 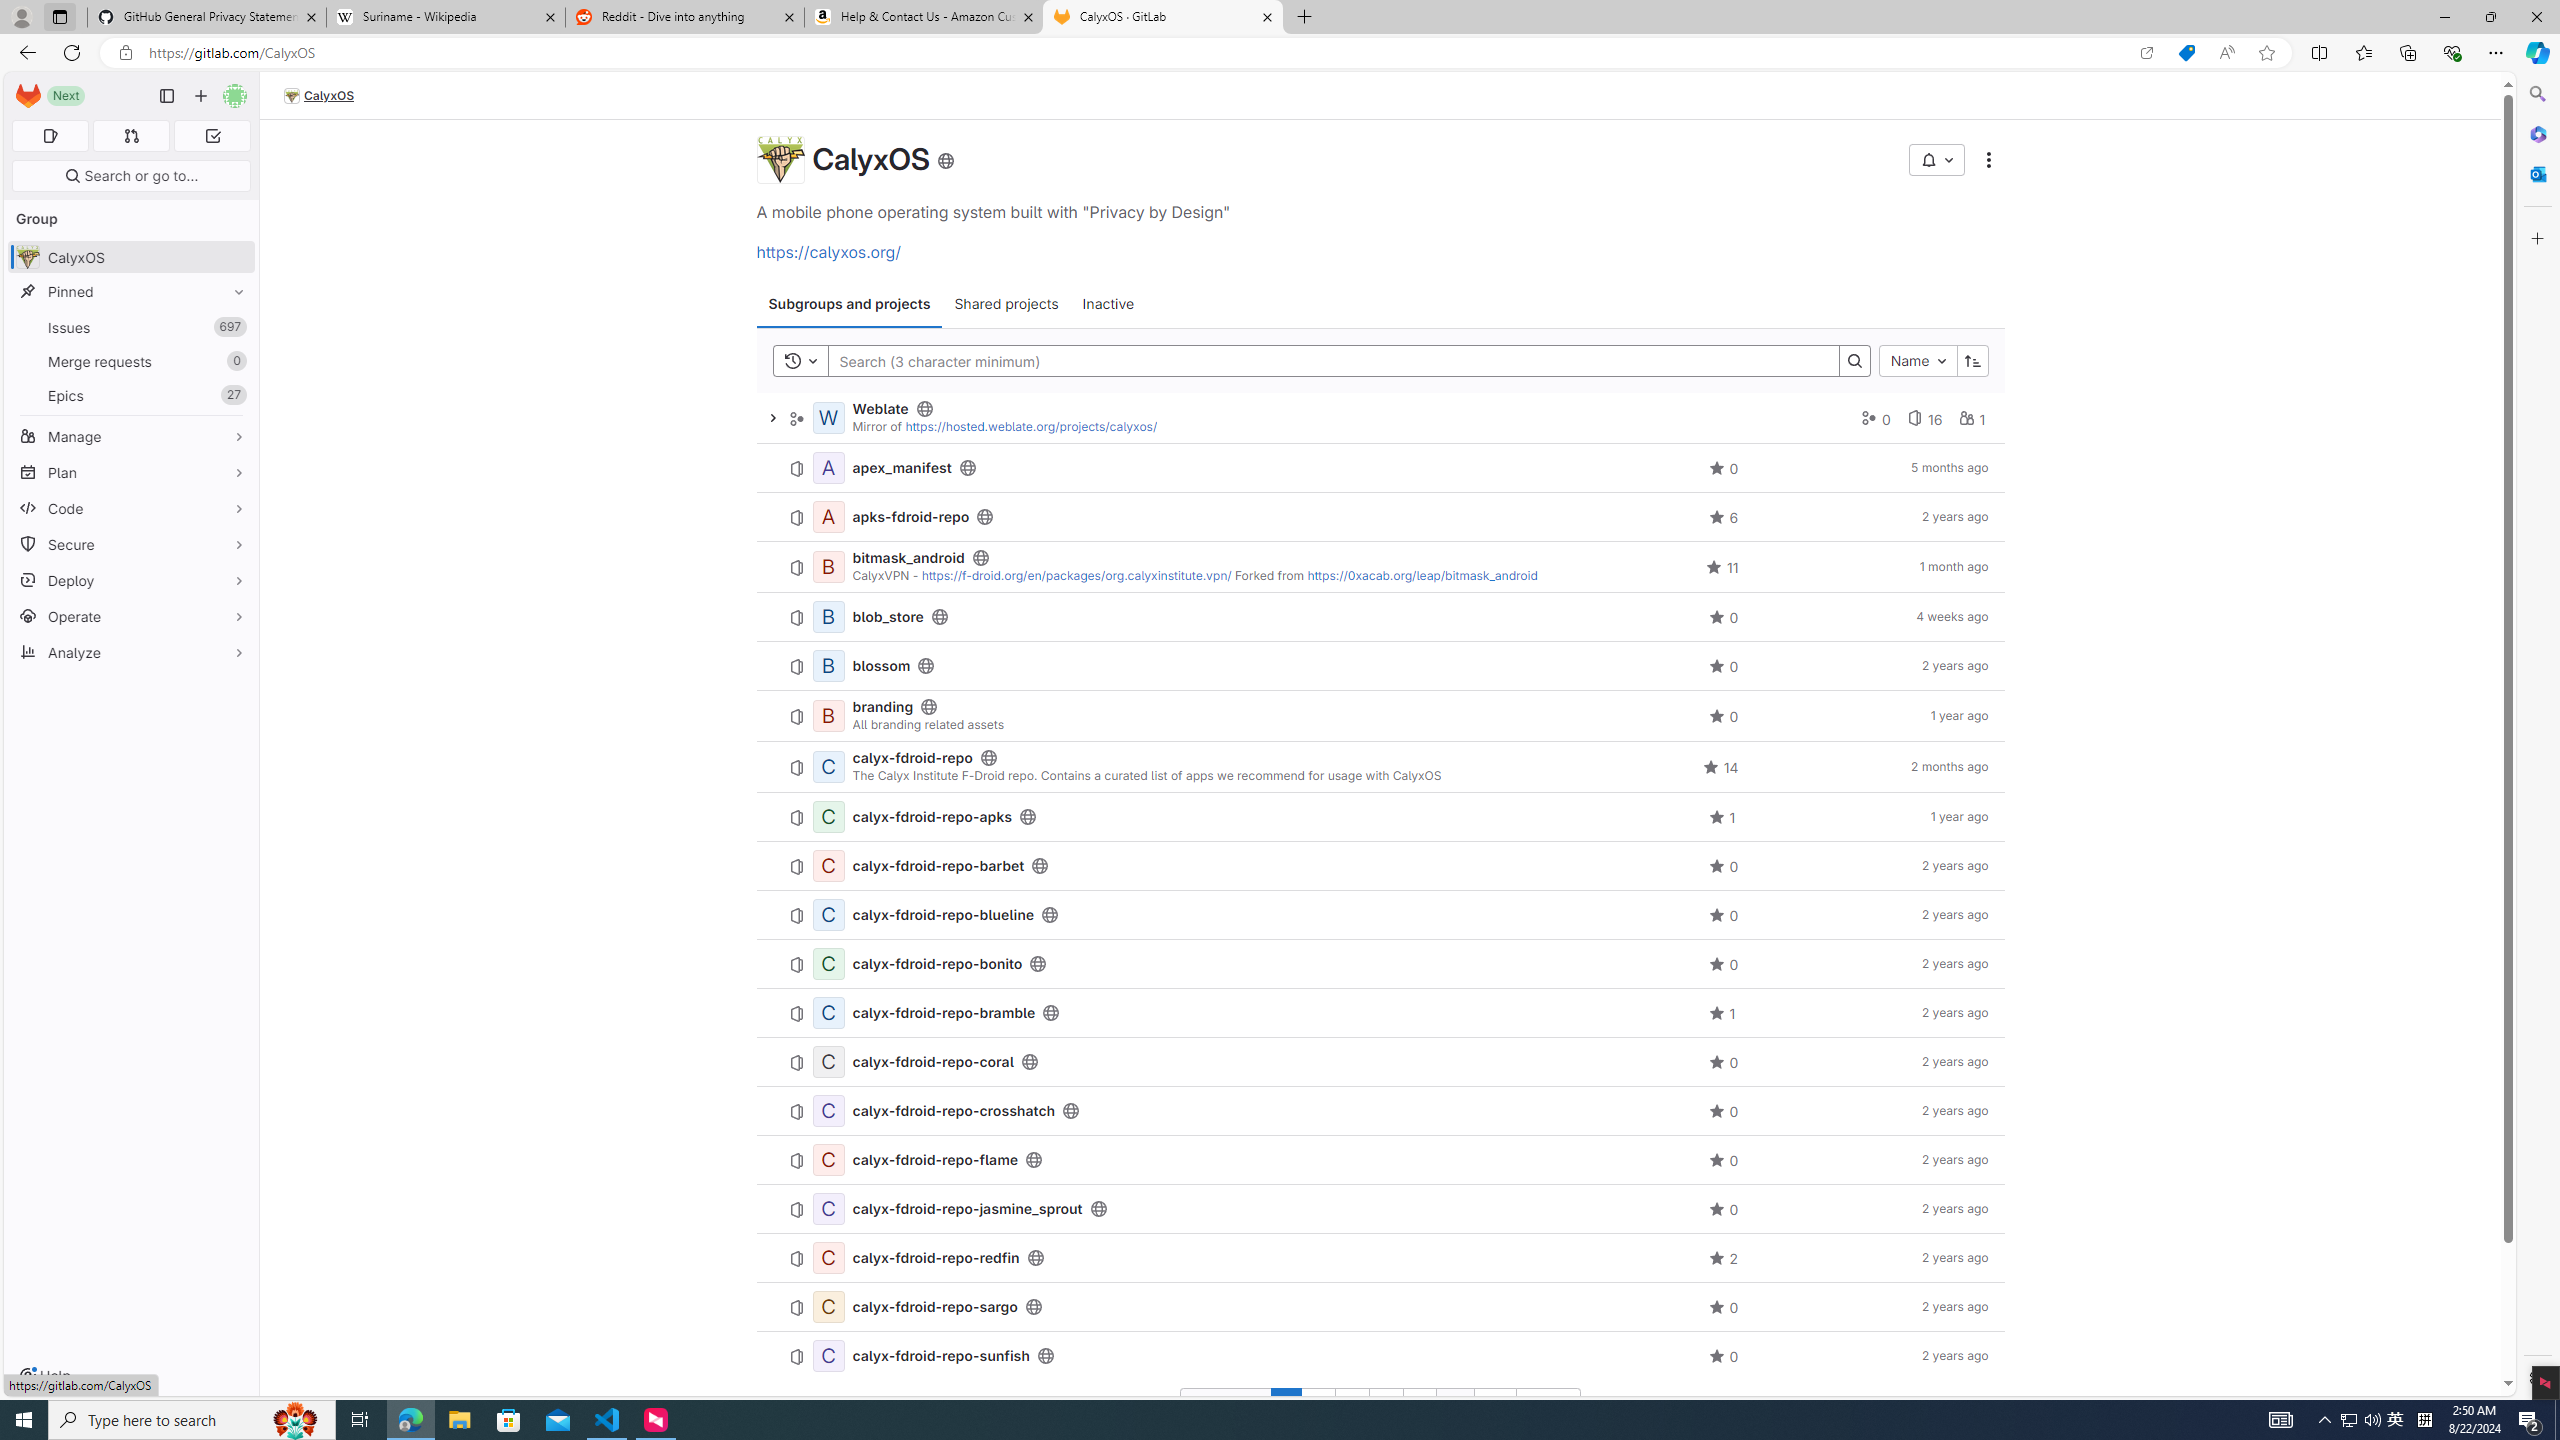 What do you see at coordinates (942, 915) in the screenshot?
I see `'calyx-fdroid-repo-blueline'` at bounding box center [942, 915].